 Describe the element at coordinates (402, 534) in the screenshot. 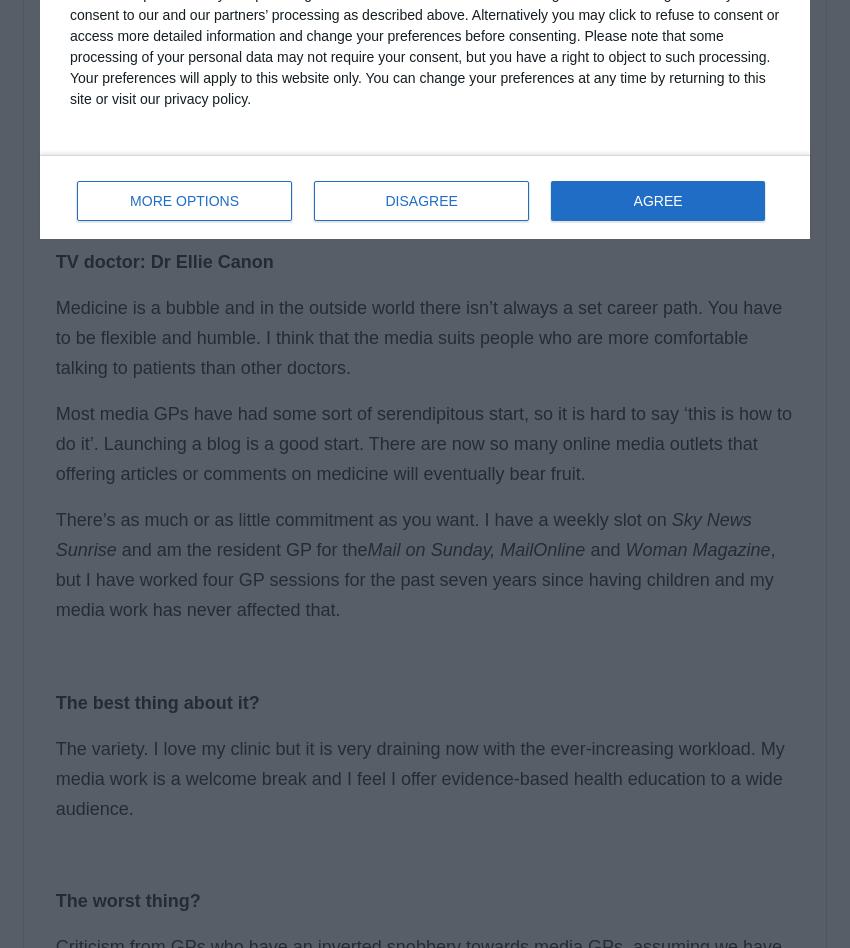

I see `'Sky News Sunrise'` at that location.